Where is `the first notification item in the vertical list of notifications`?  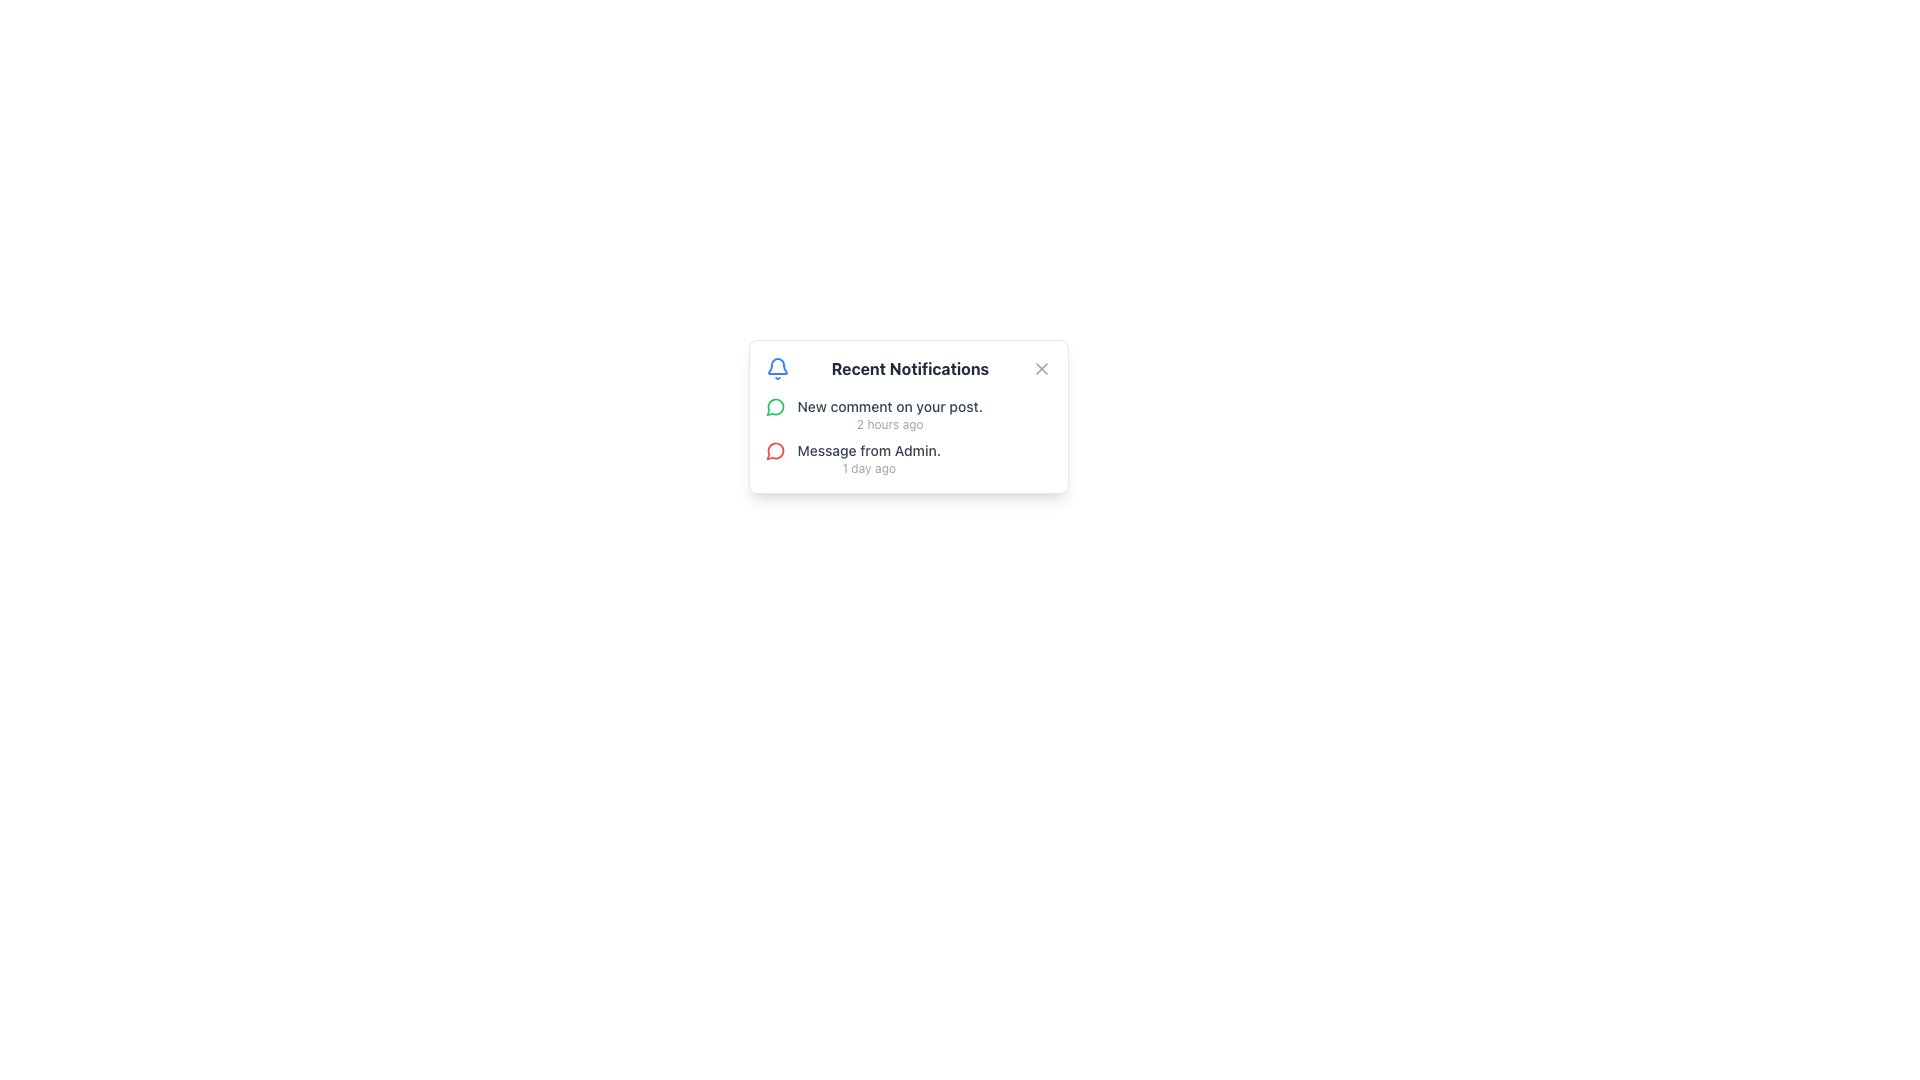
the first notification item in the vertical list of notifications is located at coordinates (907, 414).